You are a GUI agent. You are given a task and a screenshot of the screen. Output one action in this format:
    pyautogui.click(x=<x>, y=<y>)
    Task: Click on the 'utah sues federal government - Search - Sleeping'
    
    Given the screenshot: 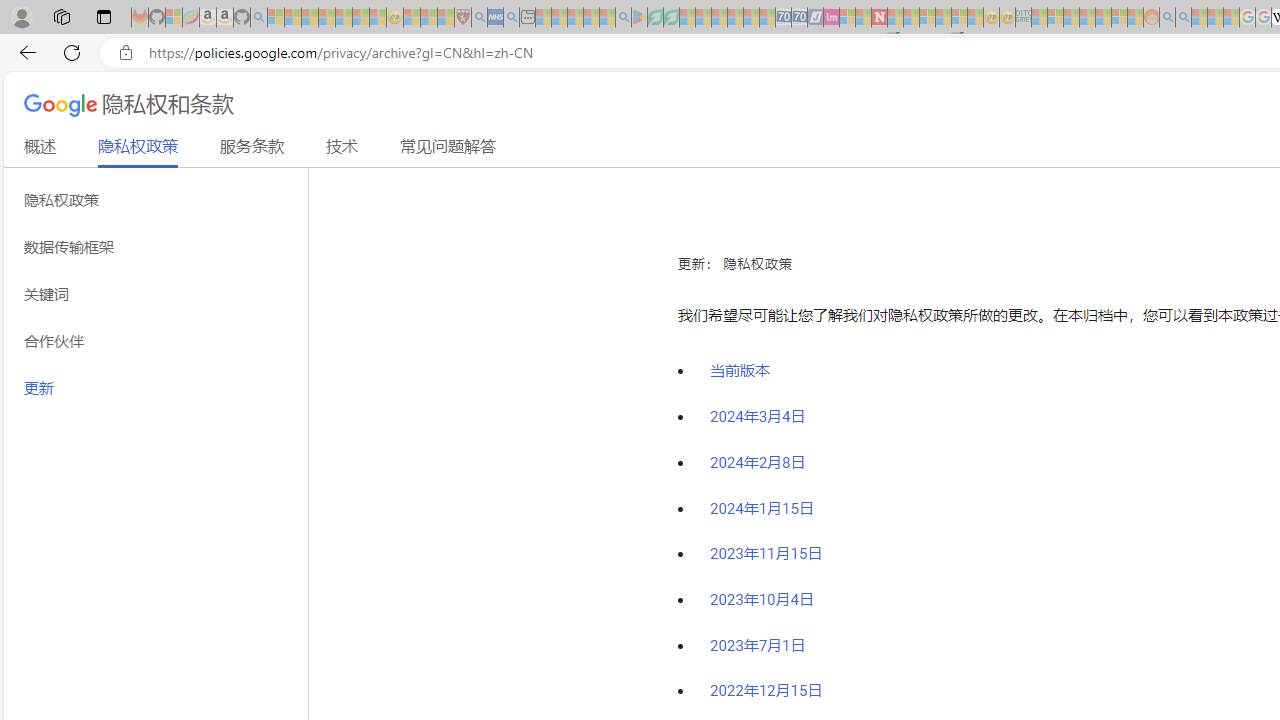 What is the action you would take?
    pyautogui.click(x=511, y=17)
    